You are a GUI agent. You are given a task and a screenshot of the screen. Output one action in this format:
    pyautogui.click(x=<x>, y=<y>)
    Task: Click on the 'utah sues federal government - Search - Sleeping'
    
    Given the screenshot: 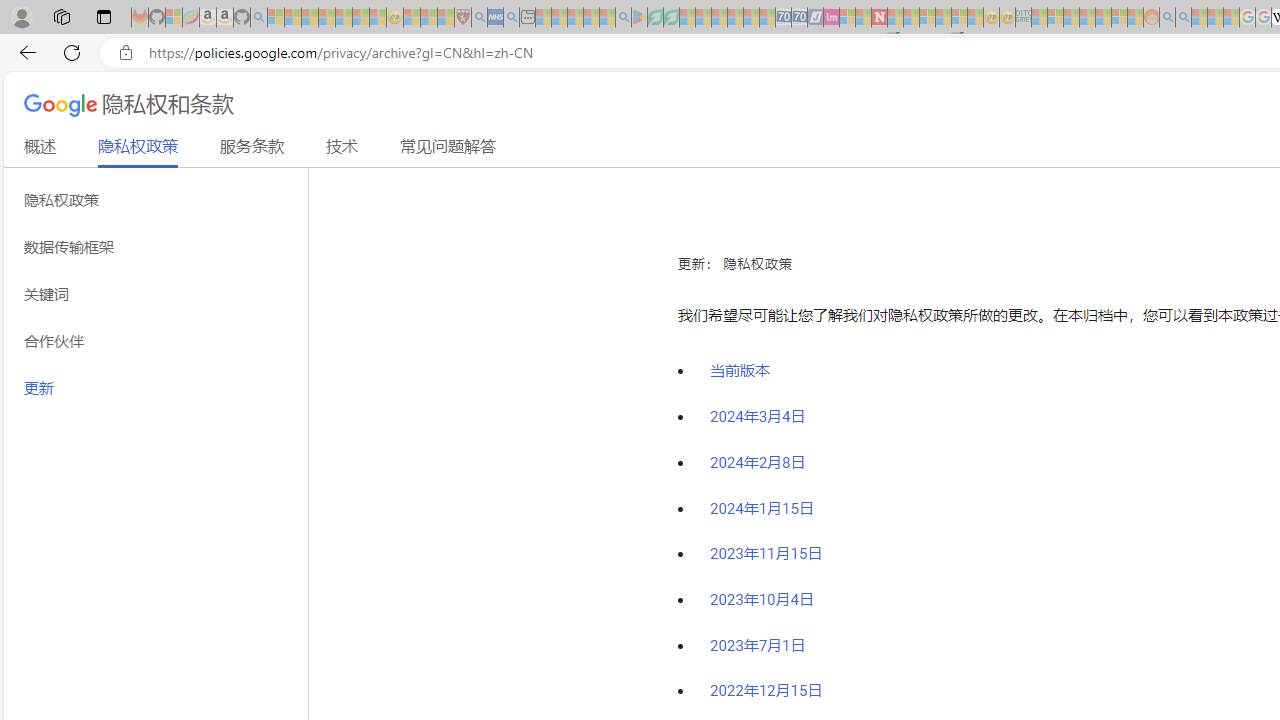 What is the action you would take?
    pyautogui.click(x=511, y=17)
    